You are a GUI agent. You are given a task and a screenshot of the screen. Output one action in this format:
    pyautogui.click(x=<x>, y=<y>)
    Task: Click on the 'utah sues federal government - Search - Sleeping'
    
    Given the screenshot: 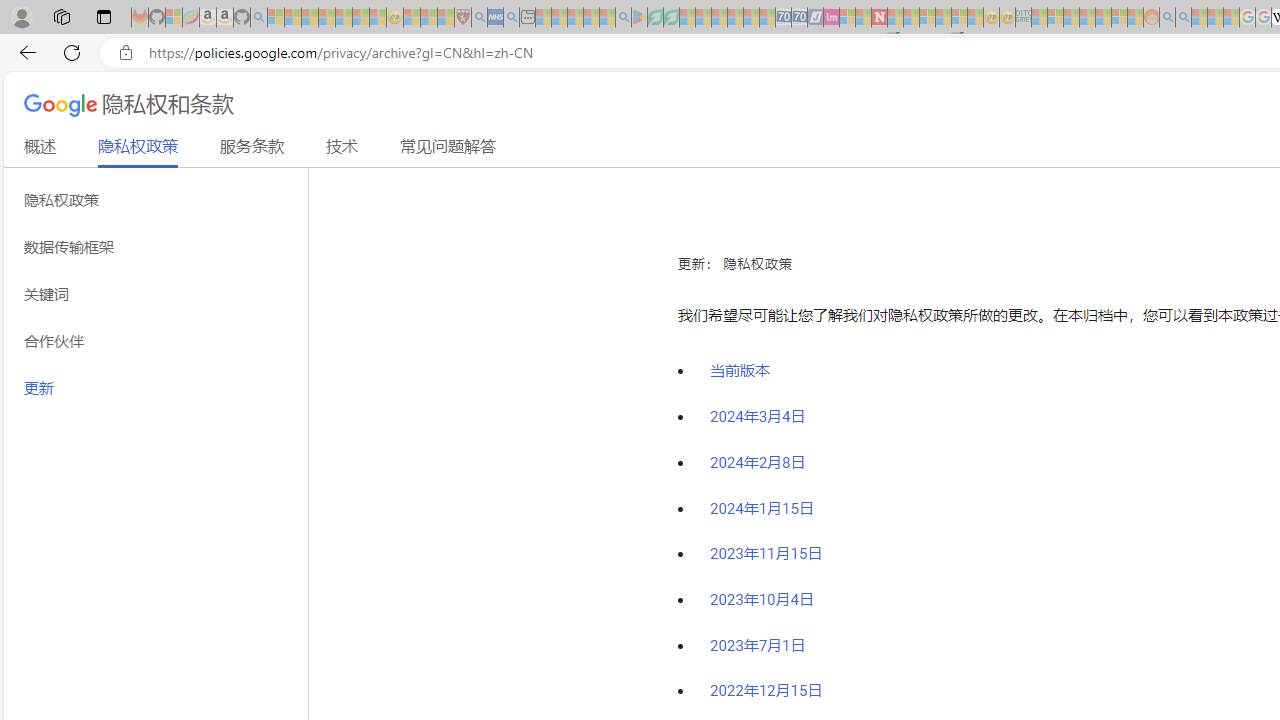 What is the action you would take?
    pyautogui.click(x=511, y=17)
    